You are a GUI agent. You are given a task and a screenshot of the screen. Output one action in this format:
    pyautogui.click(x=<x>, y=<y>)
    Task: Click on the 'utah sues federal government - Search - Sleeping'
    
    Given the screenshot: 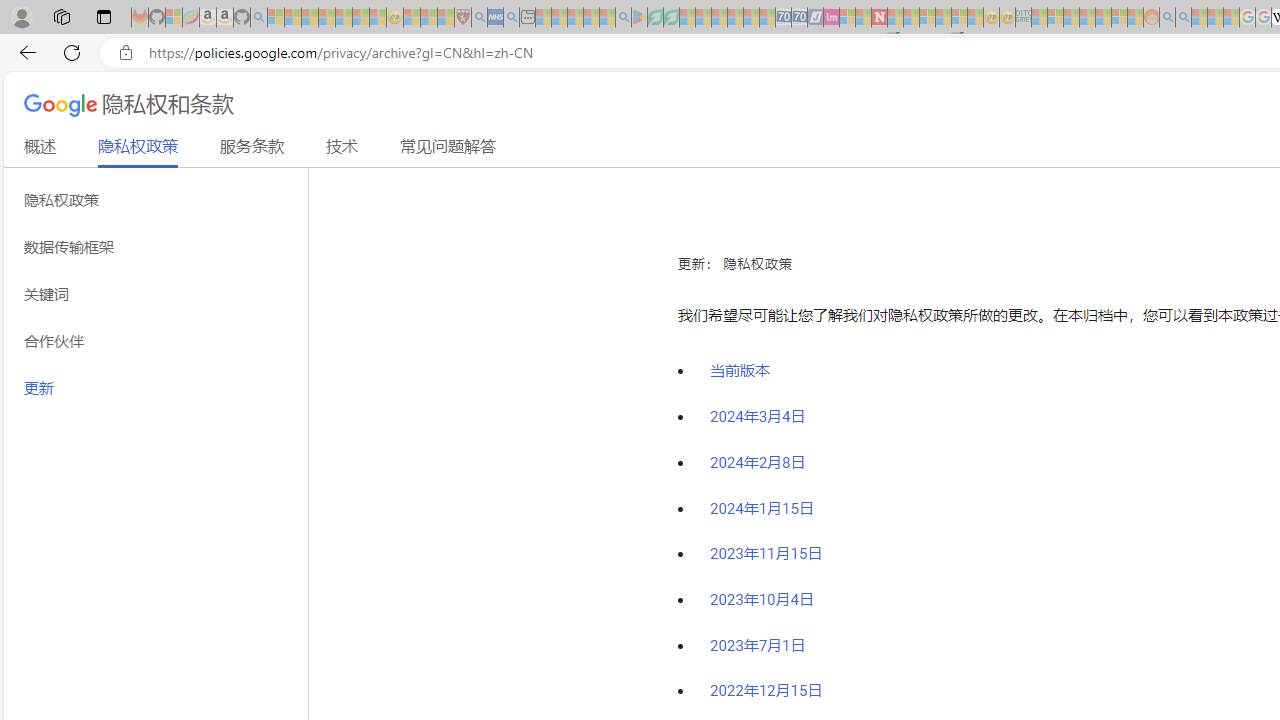 What is the action you would take?
    pyautogui.click(x=511, y=17)
    